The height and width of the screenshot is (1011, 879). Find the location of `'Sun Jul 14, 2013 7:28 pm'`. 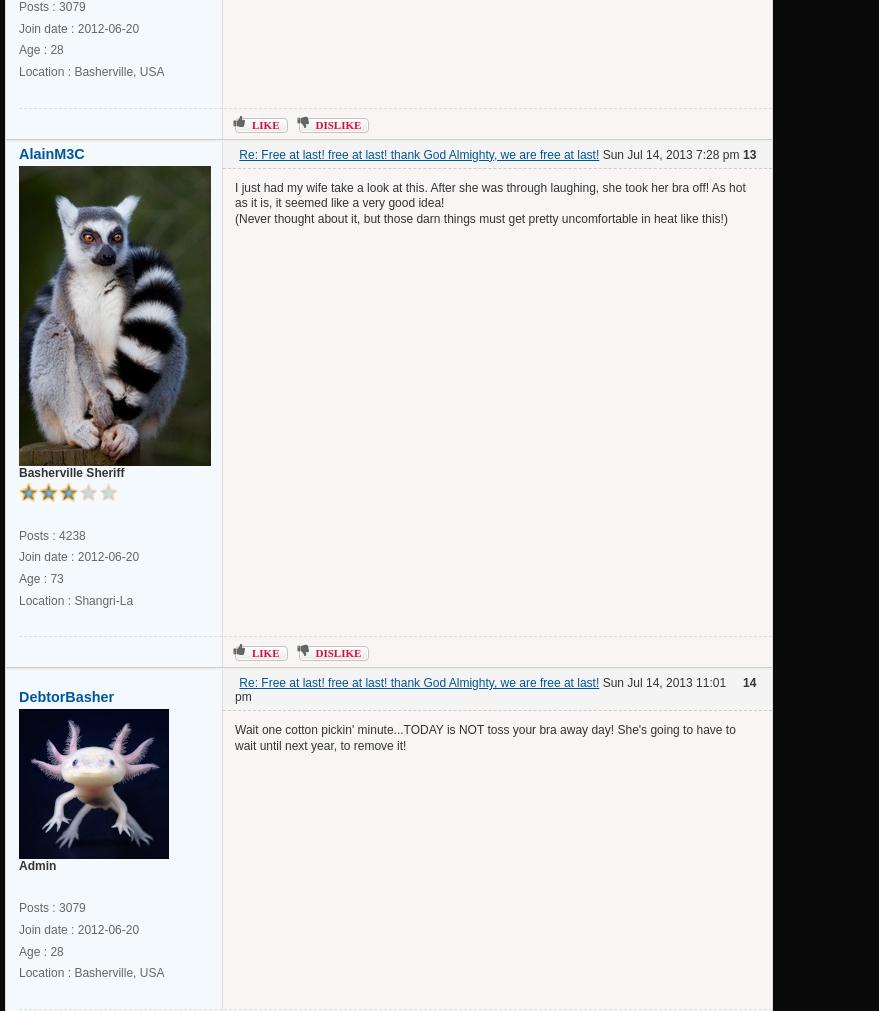

'Sun Jul 14, 2013 7:28 pm' is located at coordinates (598, 152).